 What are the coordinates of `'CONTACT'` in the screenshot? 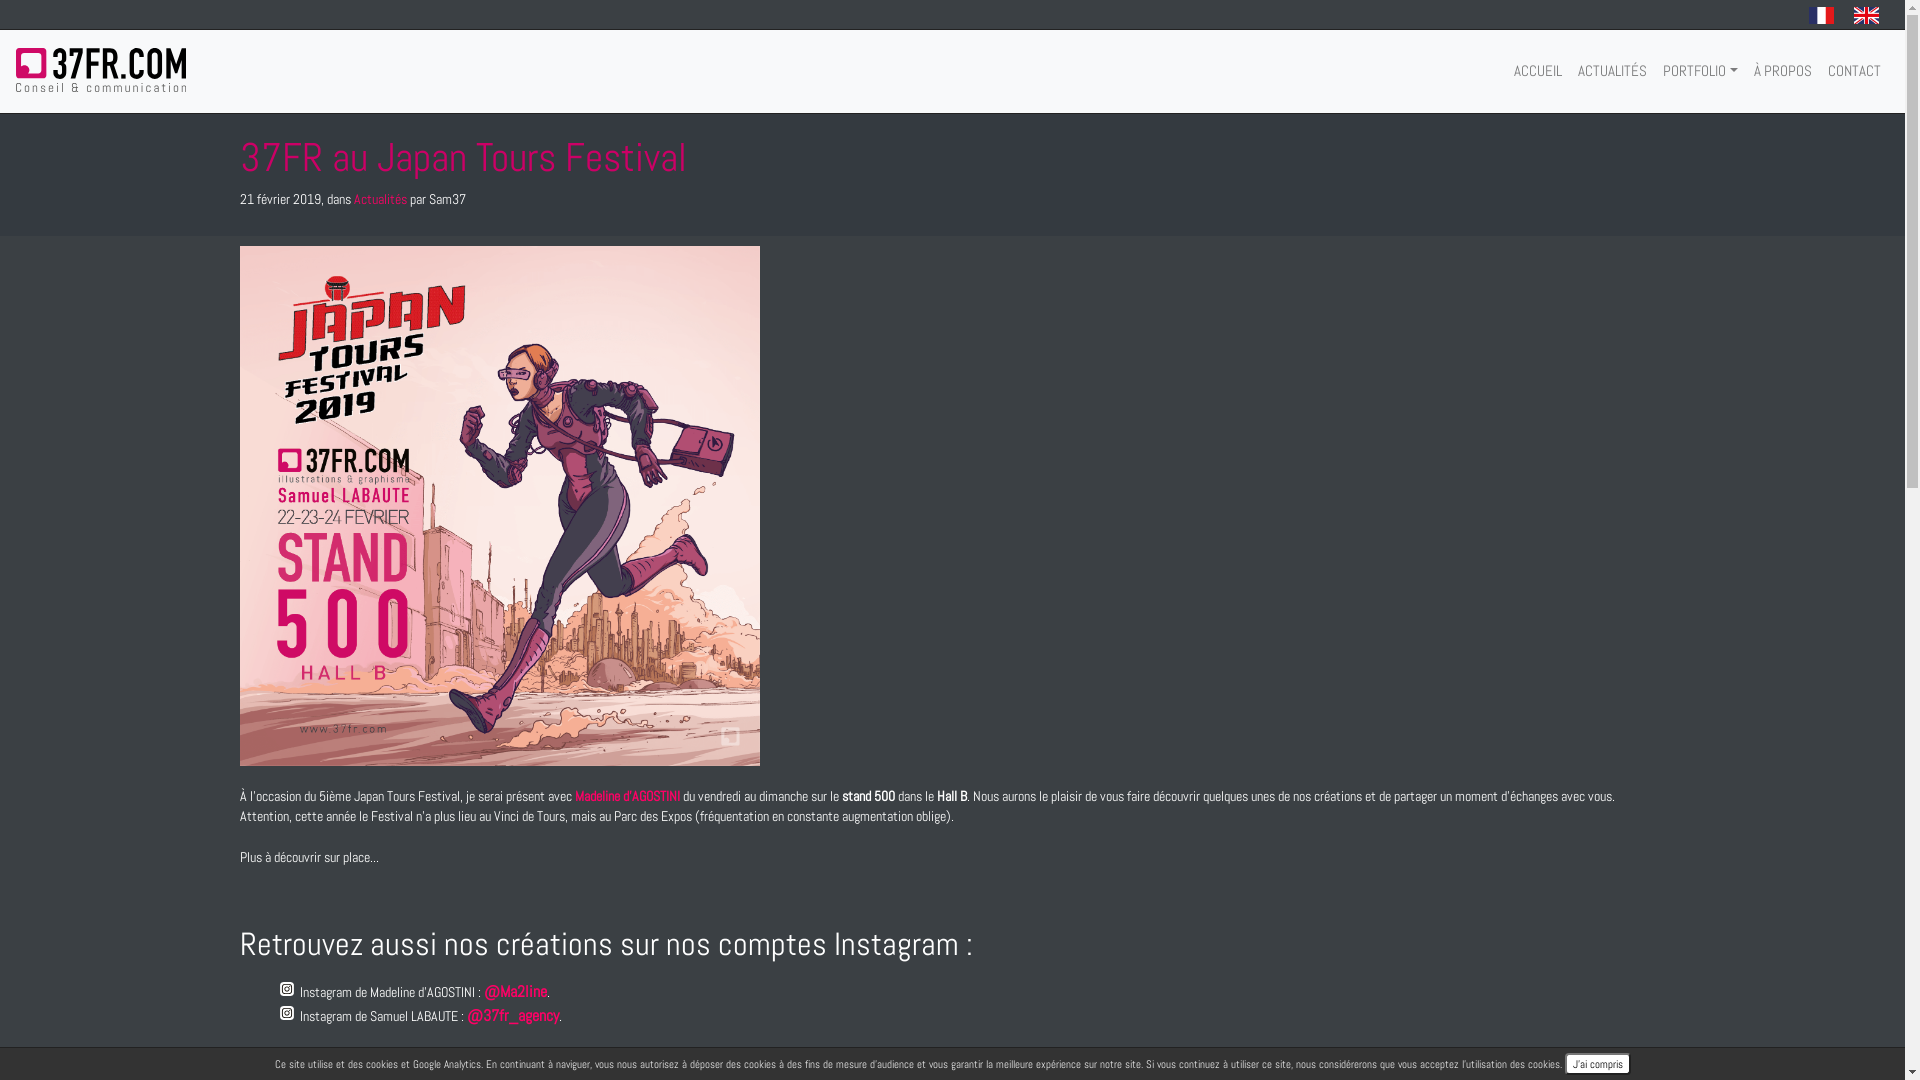 It's located at (1853, 69).